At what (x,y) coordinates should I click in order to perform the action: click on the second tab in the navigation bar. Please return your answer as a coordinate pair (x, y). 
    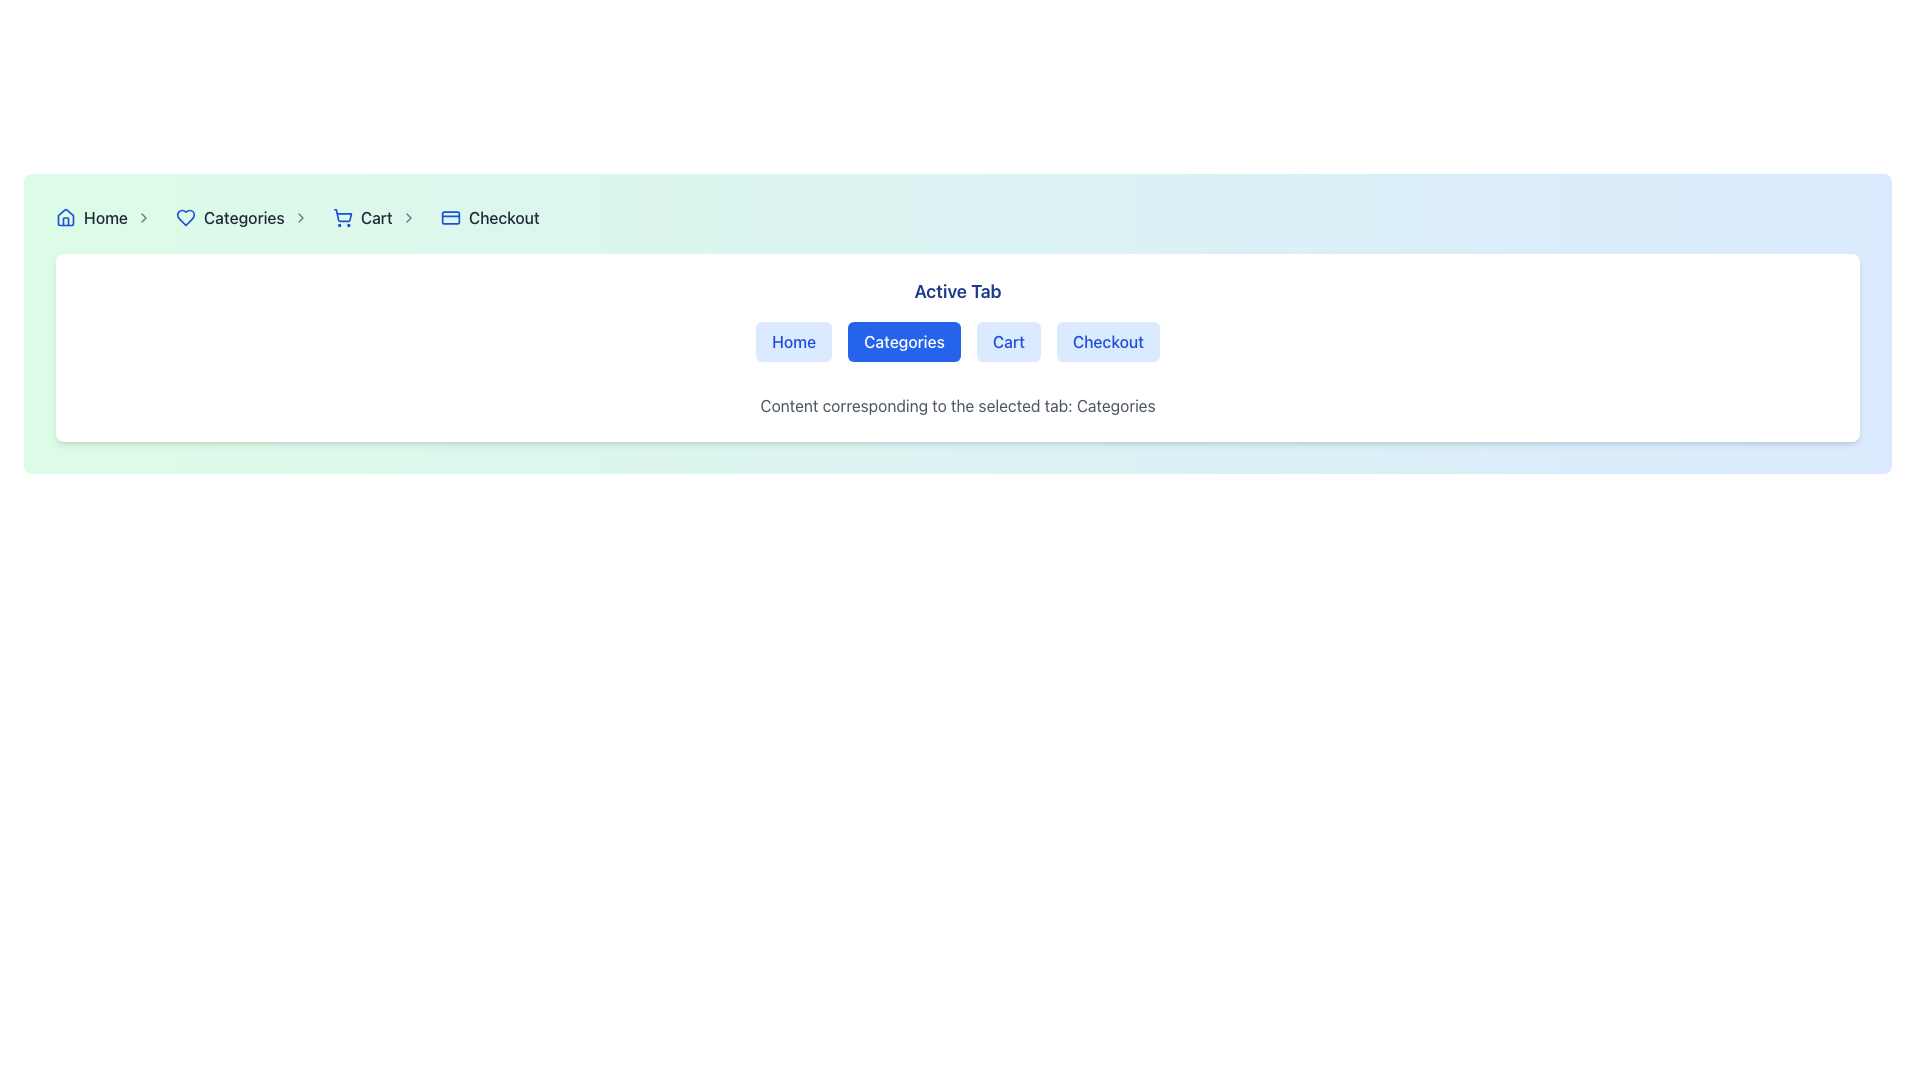
    Looking at the image, I should click on (957, 341).